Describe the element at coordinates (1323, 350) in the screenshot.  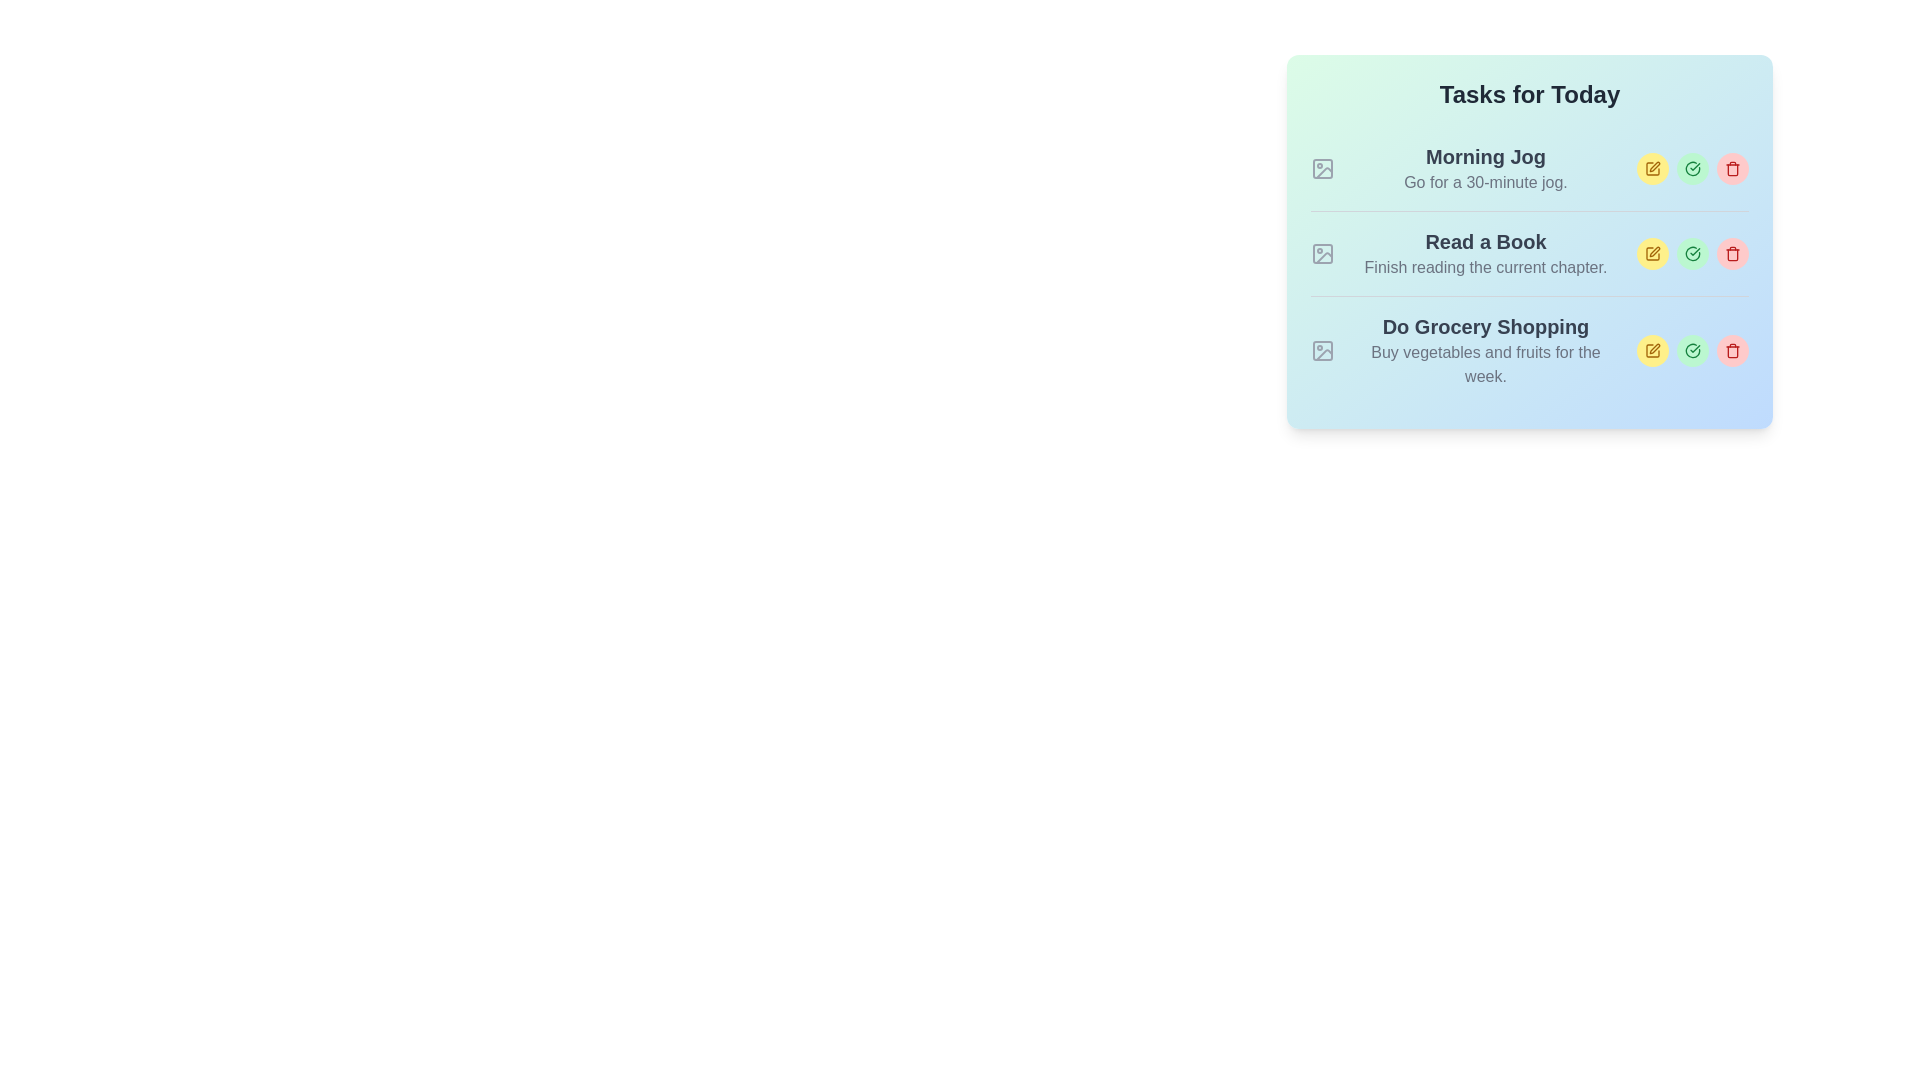
I see `the graphical element within the SVG icon associated with the 'Do Grocery Shopping' task, located in the upper left of the icon` at that location.